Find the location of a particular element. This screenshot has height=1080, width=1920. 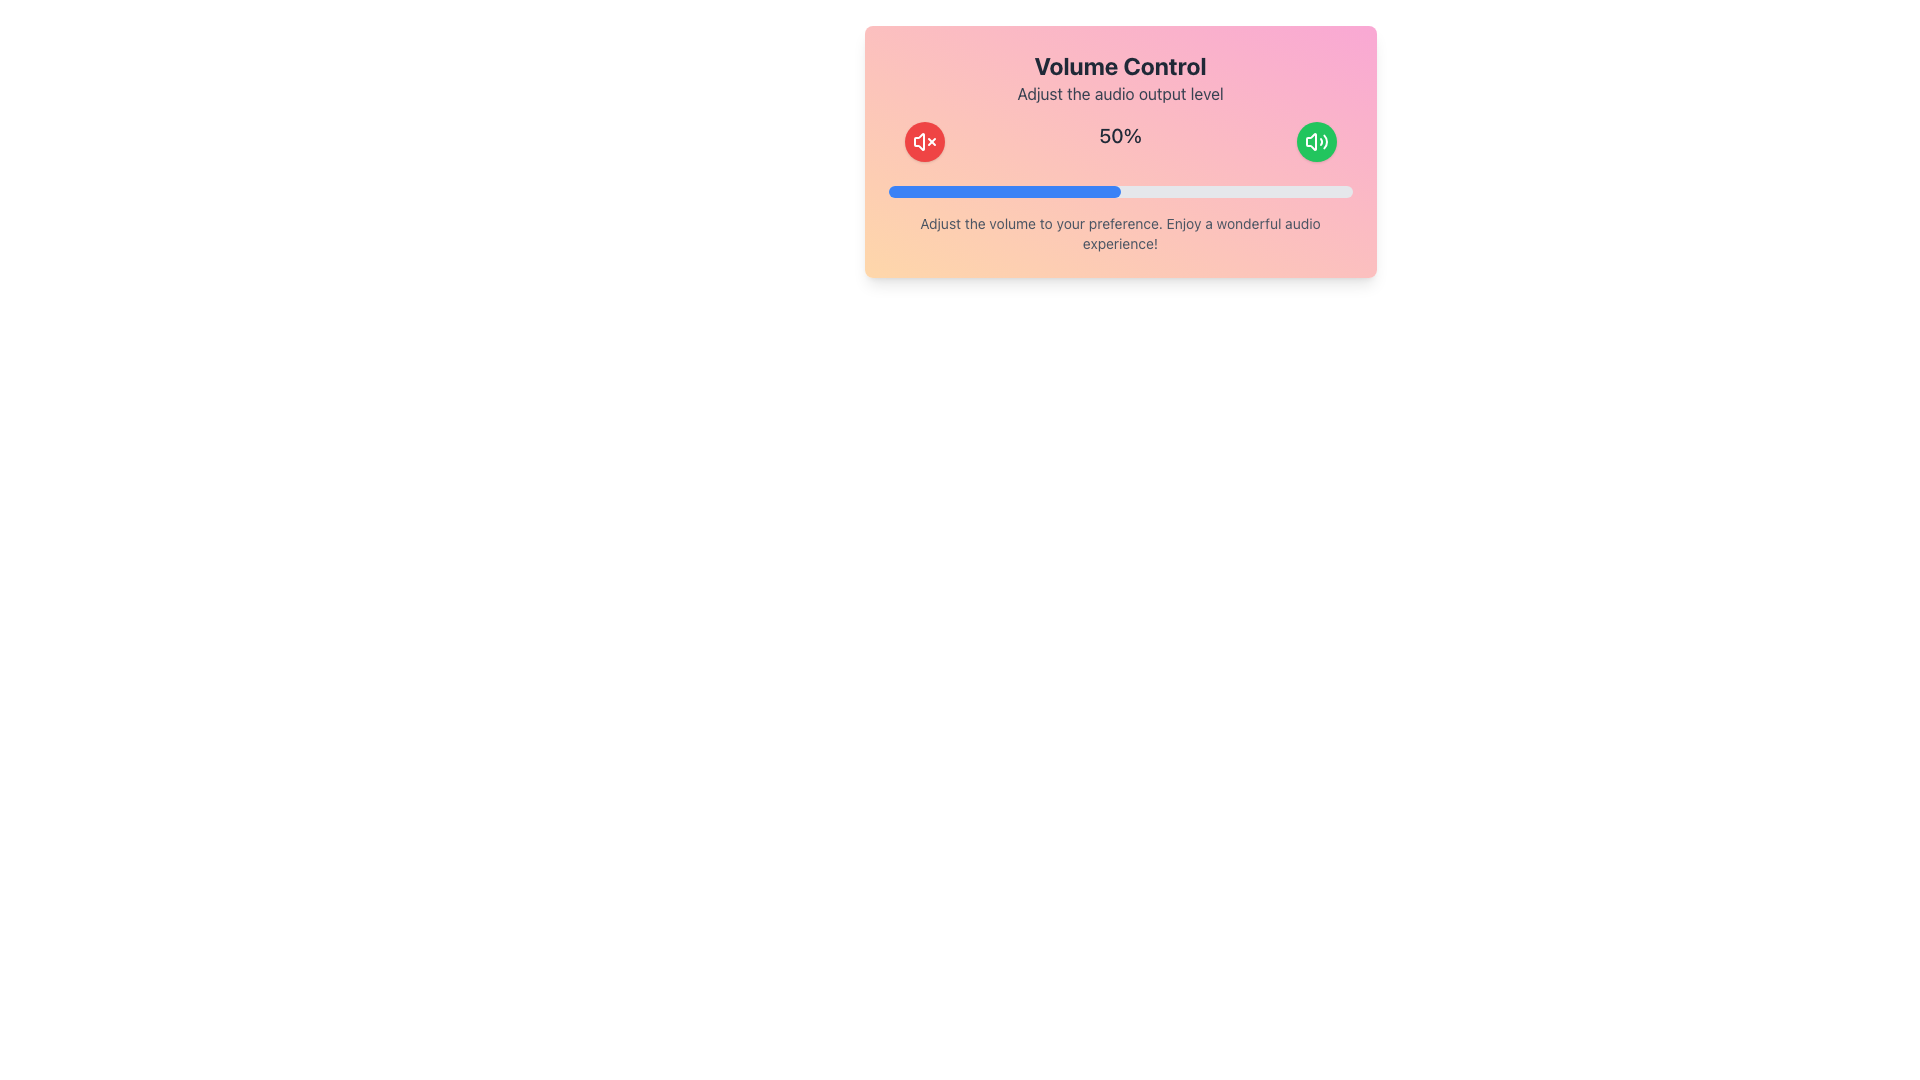

the Text label displaying '50%' in bold gray font, centrally aligned among interactive buttons is located at coordinates (1120, 141).